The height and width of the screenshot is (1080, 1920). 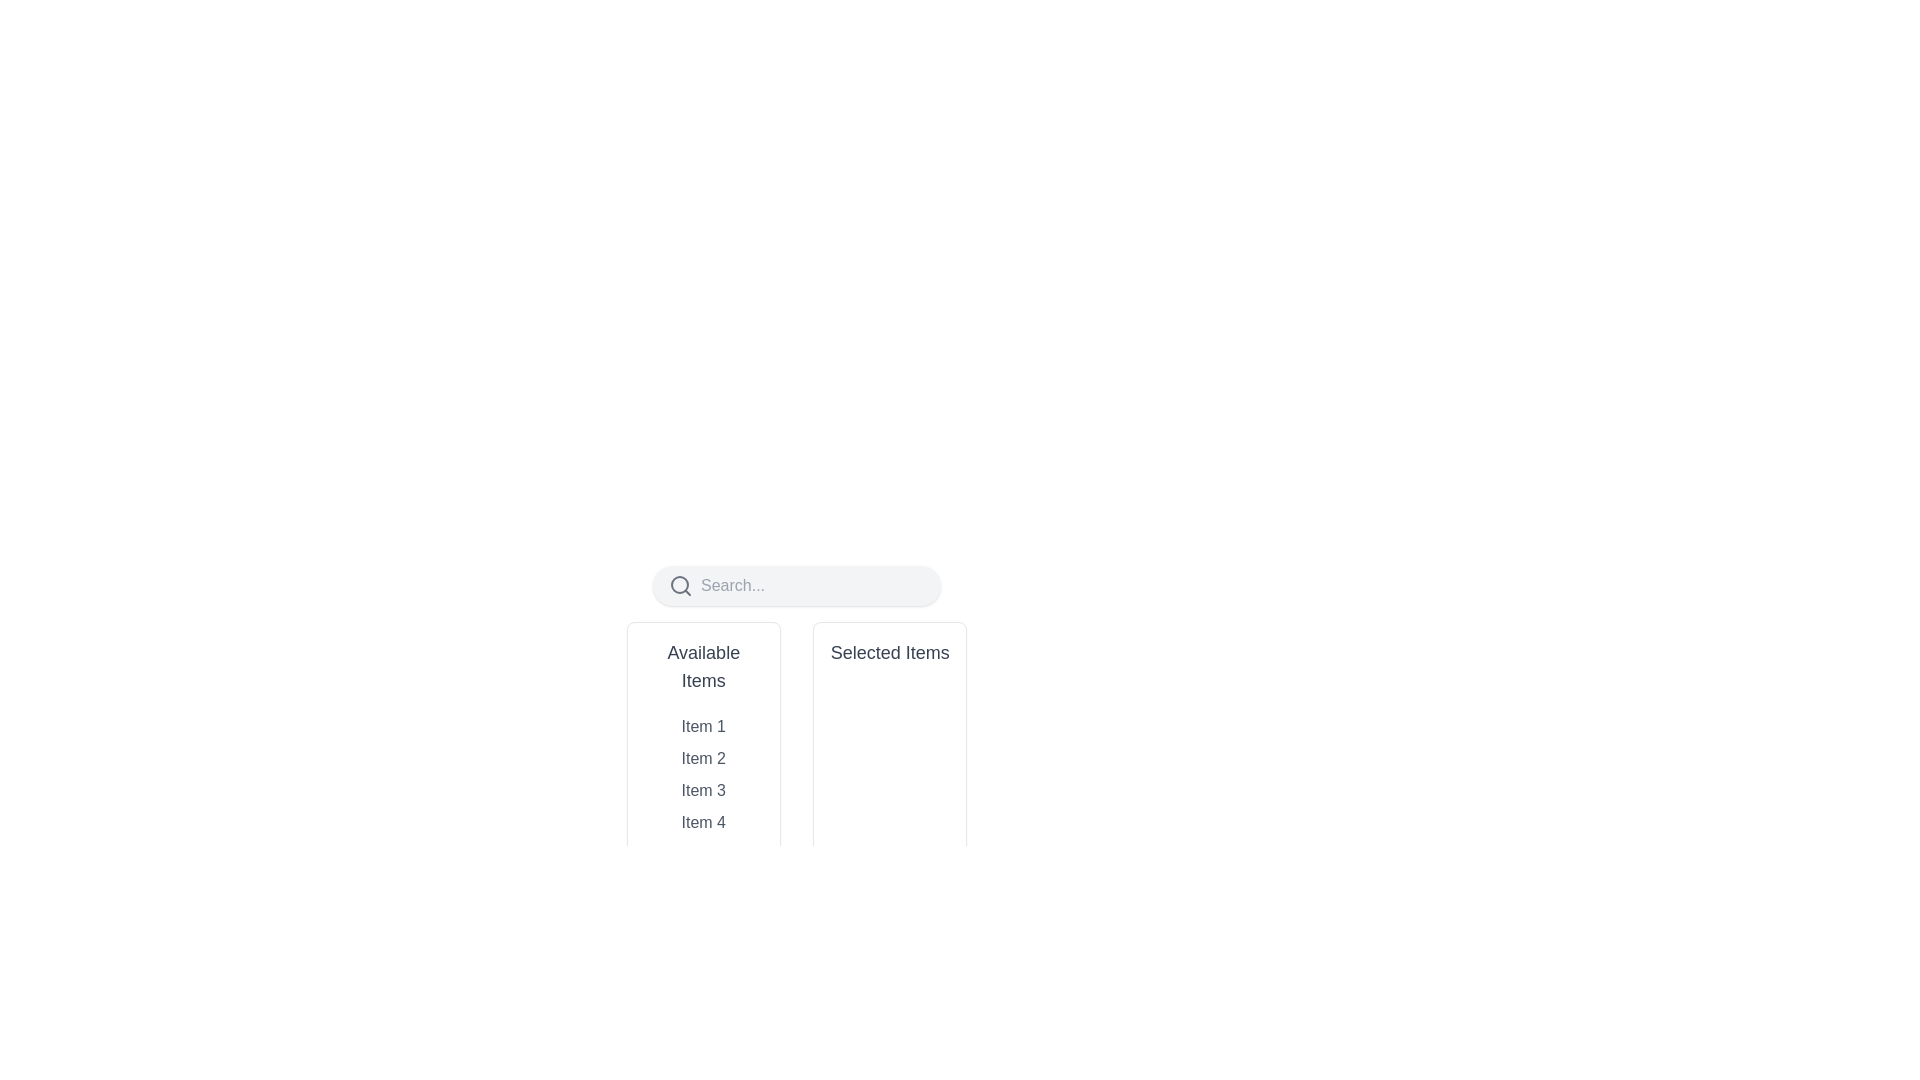 What do you see at coordinates (703, 667) in the screenshot?
I see `the text label heading that indicates the section for viewing items listed below it, which is centrally aligned at the top of the panel` at bounding box center [703, 667].